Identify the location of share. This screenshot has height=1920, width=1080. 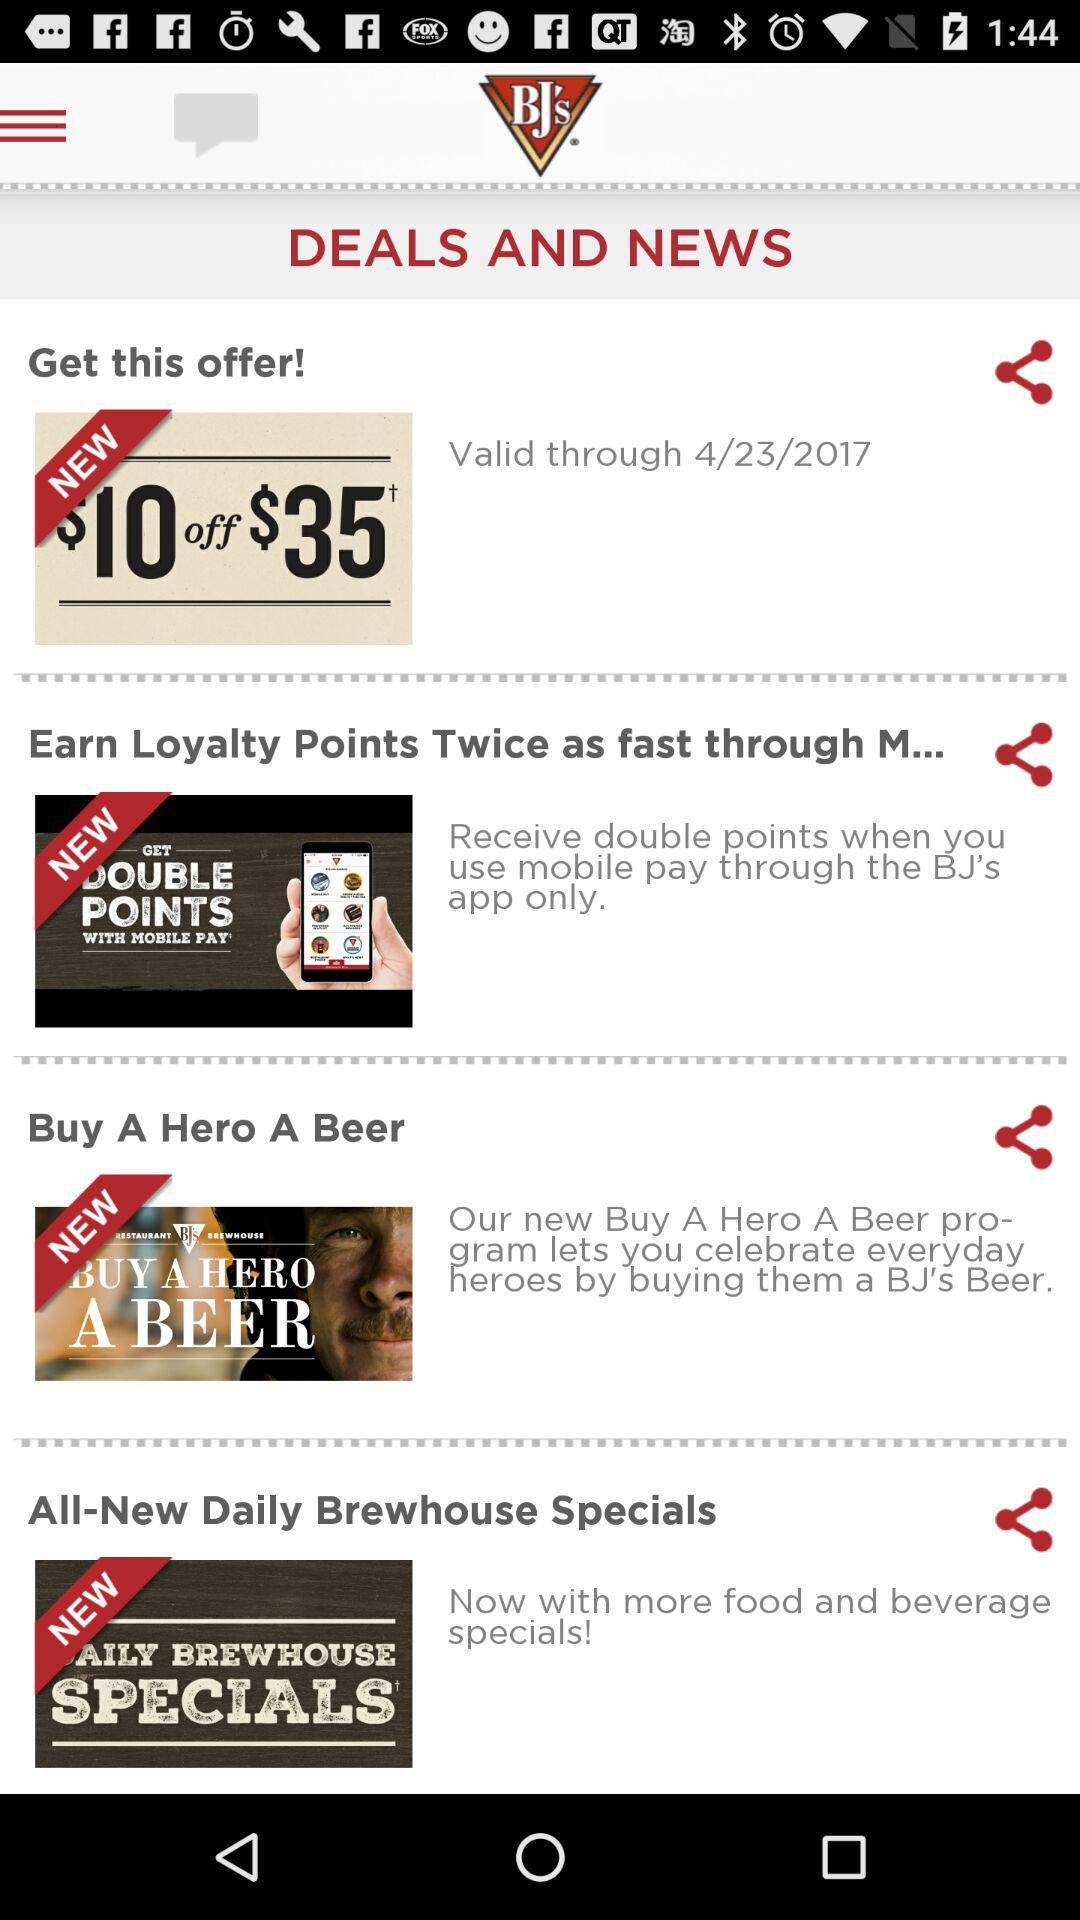
(1024, 753).